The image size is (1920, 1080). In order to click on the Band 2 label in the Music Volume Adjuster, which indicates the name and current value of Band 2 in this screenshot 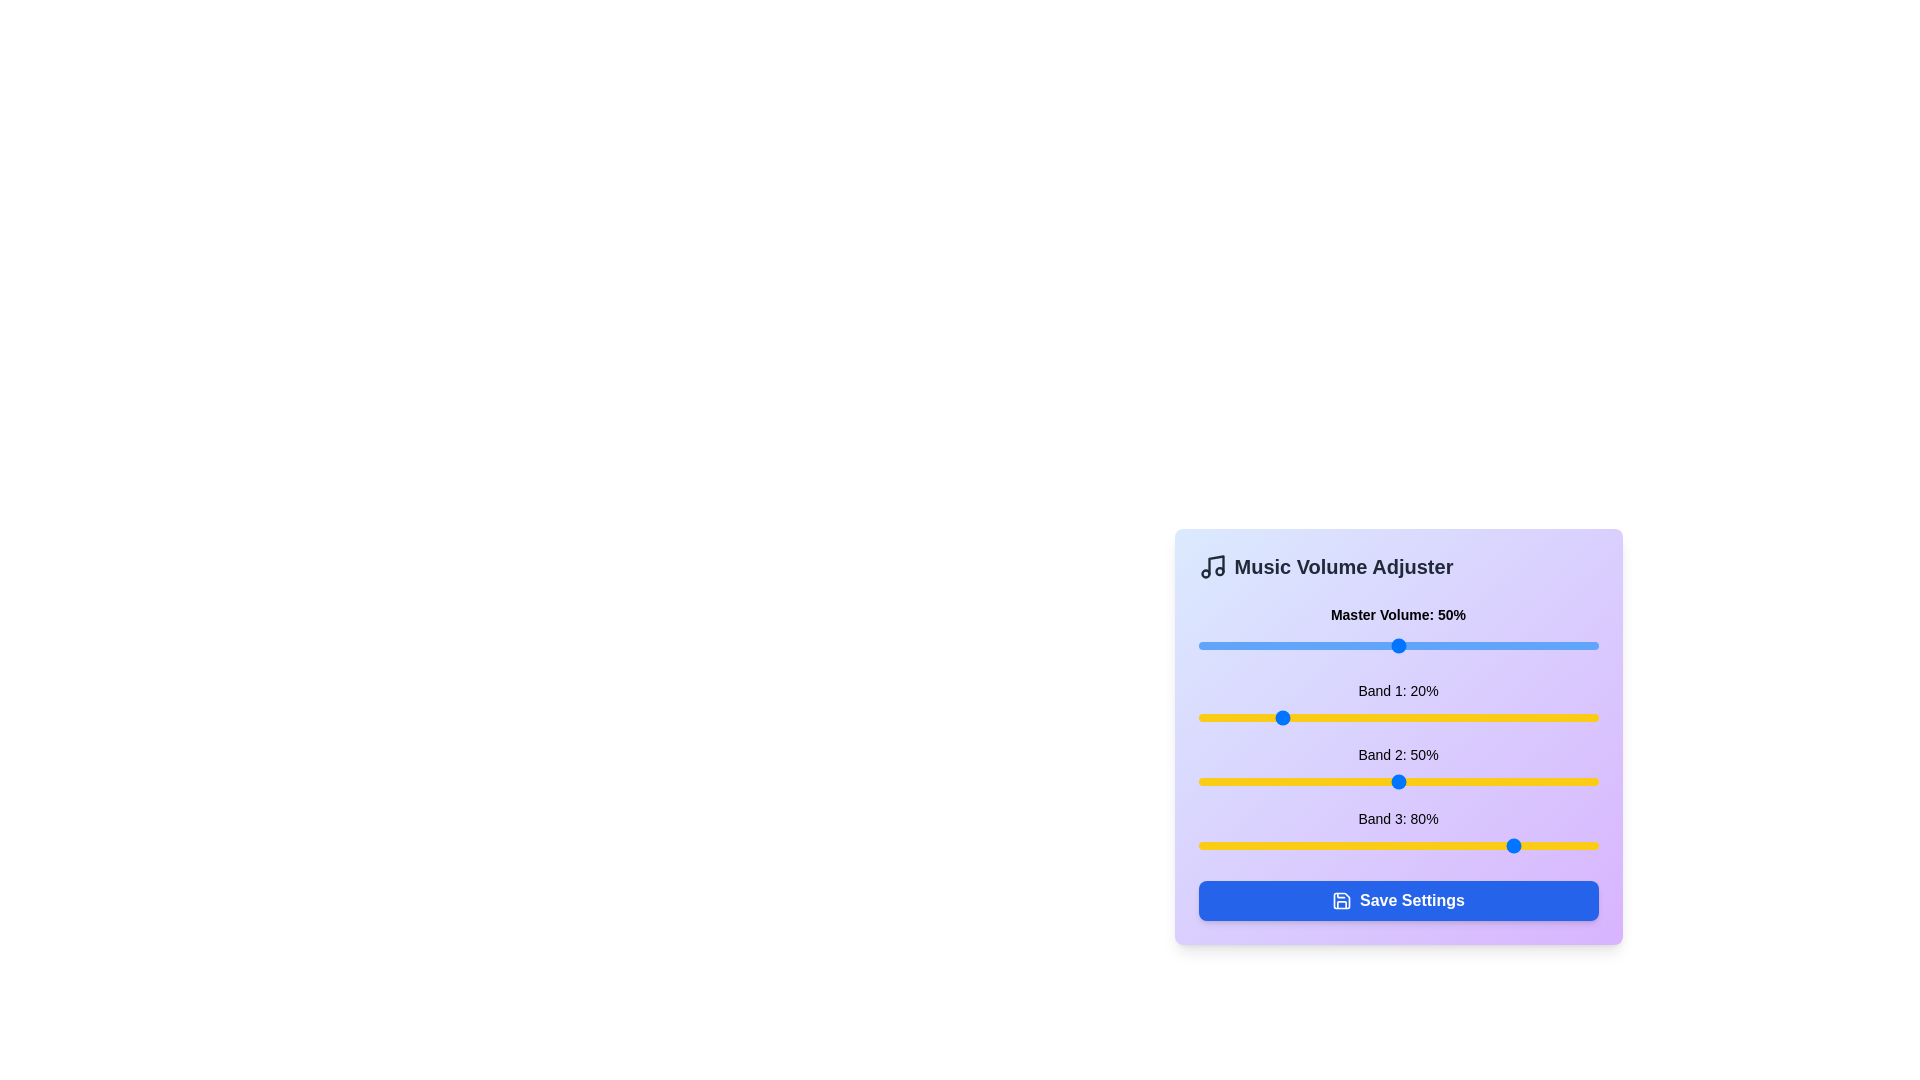, I will do `click(1397, 755)`.